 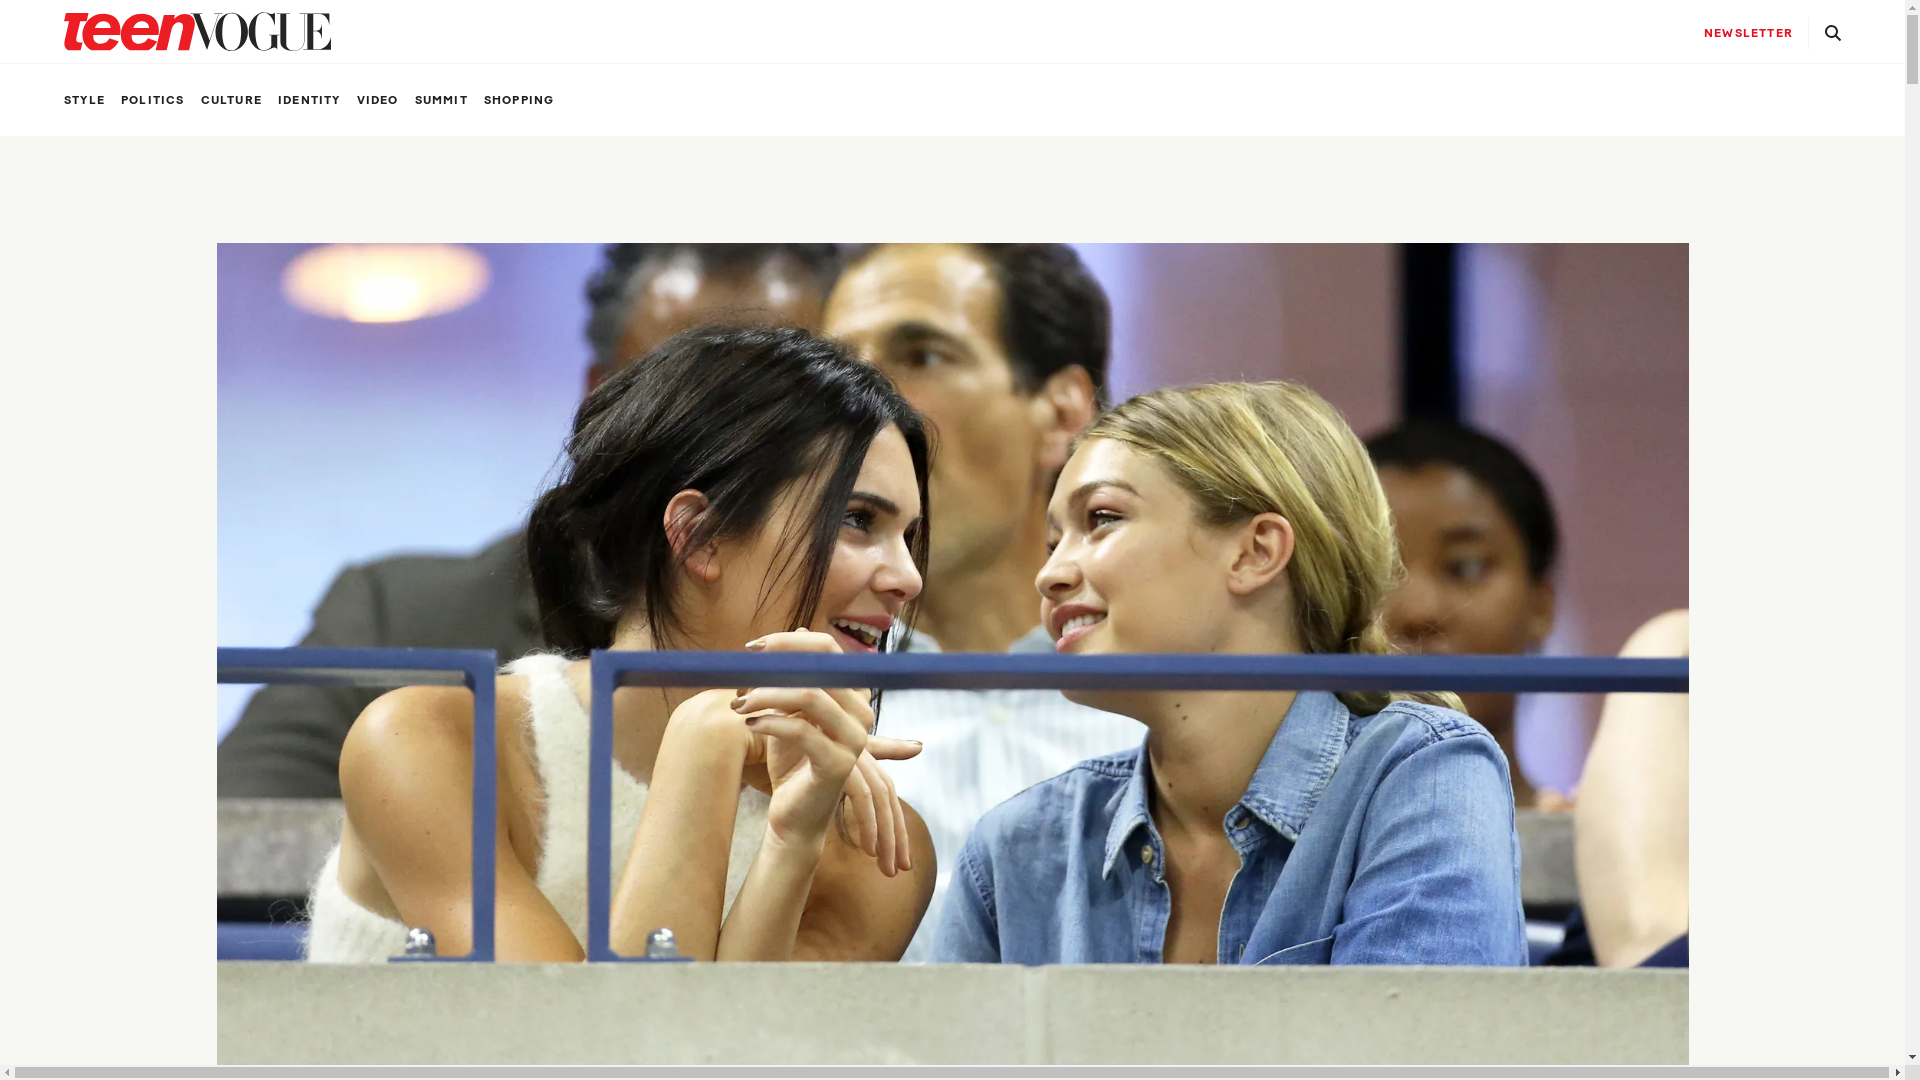 I want to click on 'CULTURE', so click(x=231, y=100).